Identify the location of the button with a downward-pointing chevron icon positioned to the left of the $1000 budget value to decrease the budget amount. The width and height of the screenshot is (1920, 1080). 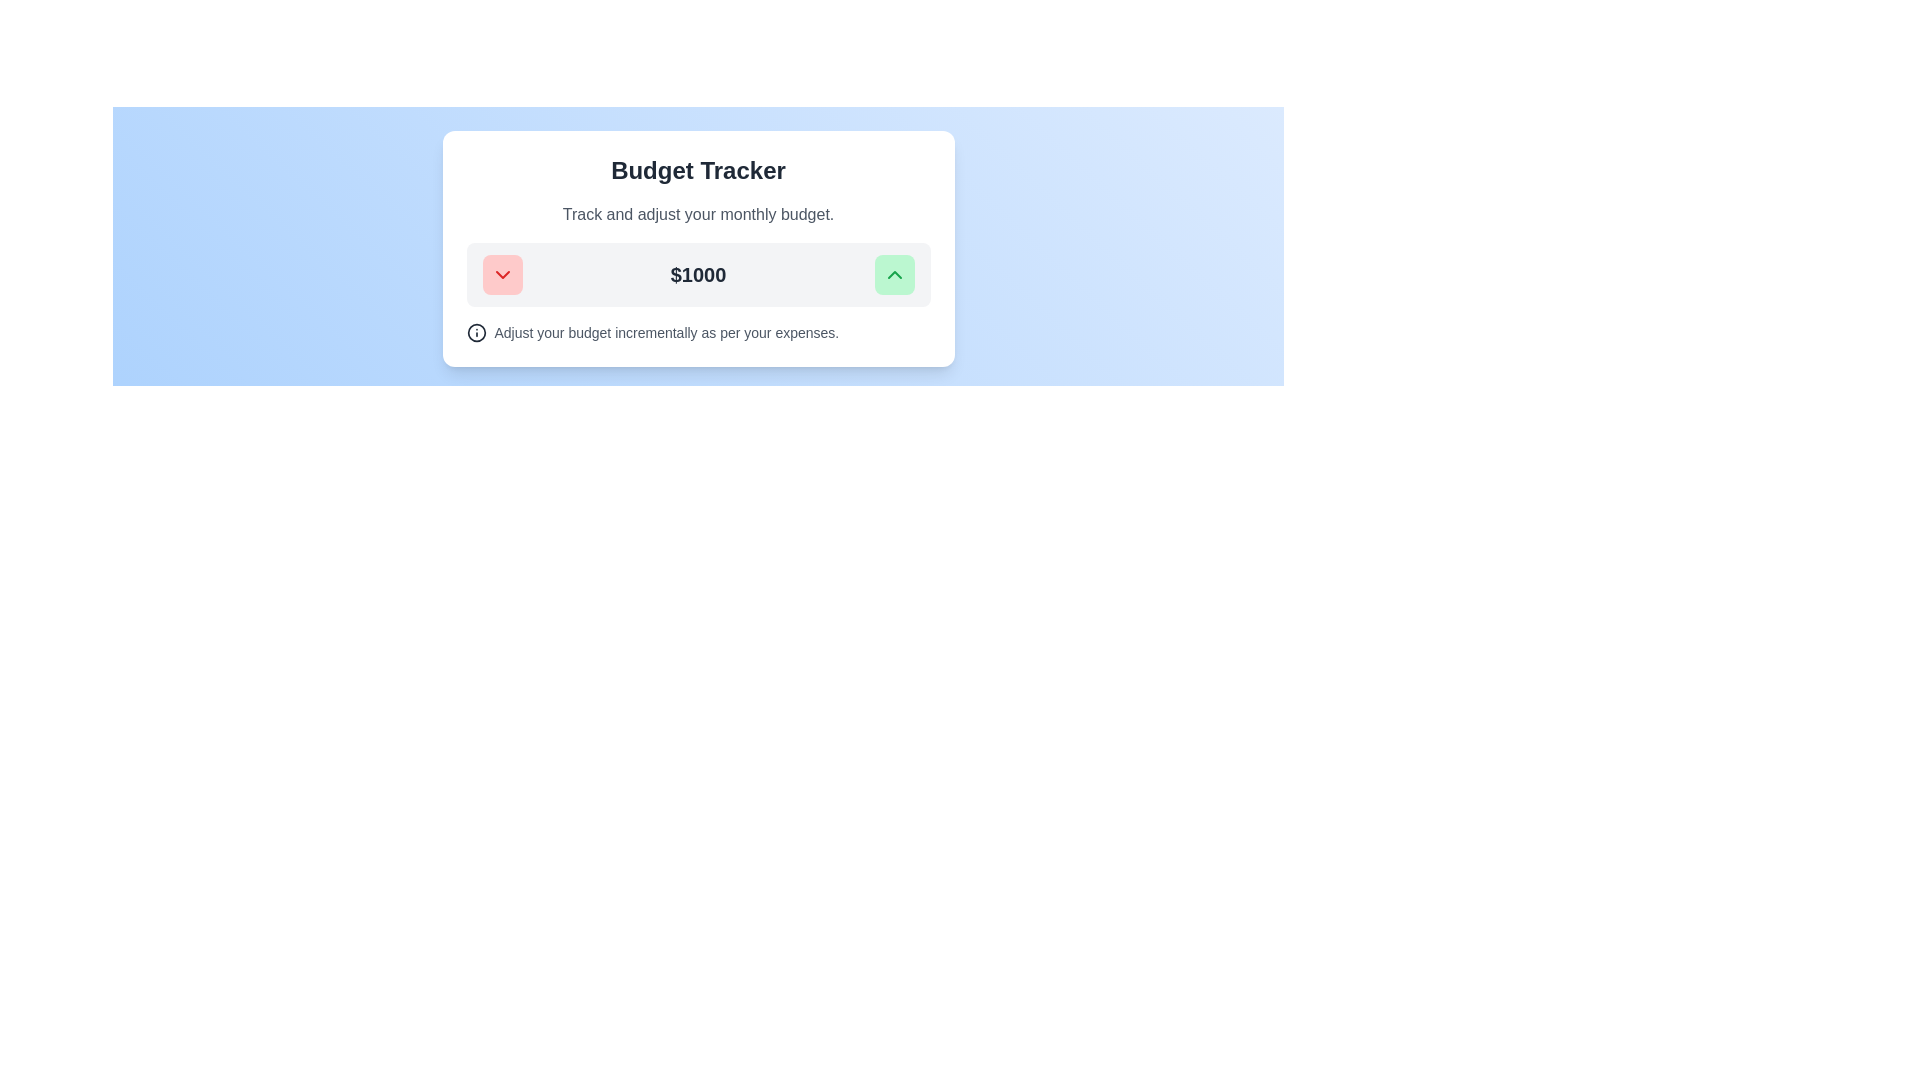
(502, 274).